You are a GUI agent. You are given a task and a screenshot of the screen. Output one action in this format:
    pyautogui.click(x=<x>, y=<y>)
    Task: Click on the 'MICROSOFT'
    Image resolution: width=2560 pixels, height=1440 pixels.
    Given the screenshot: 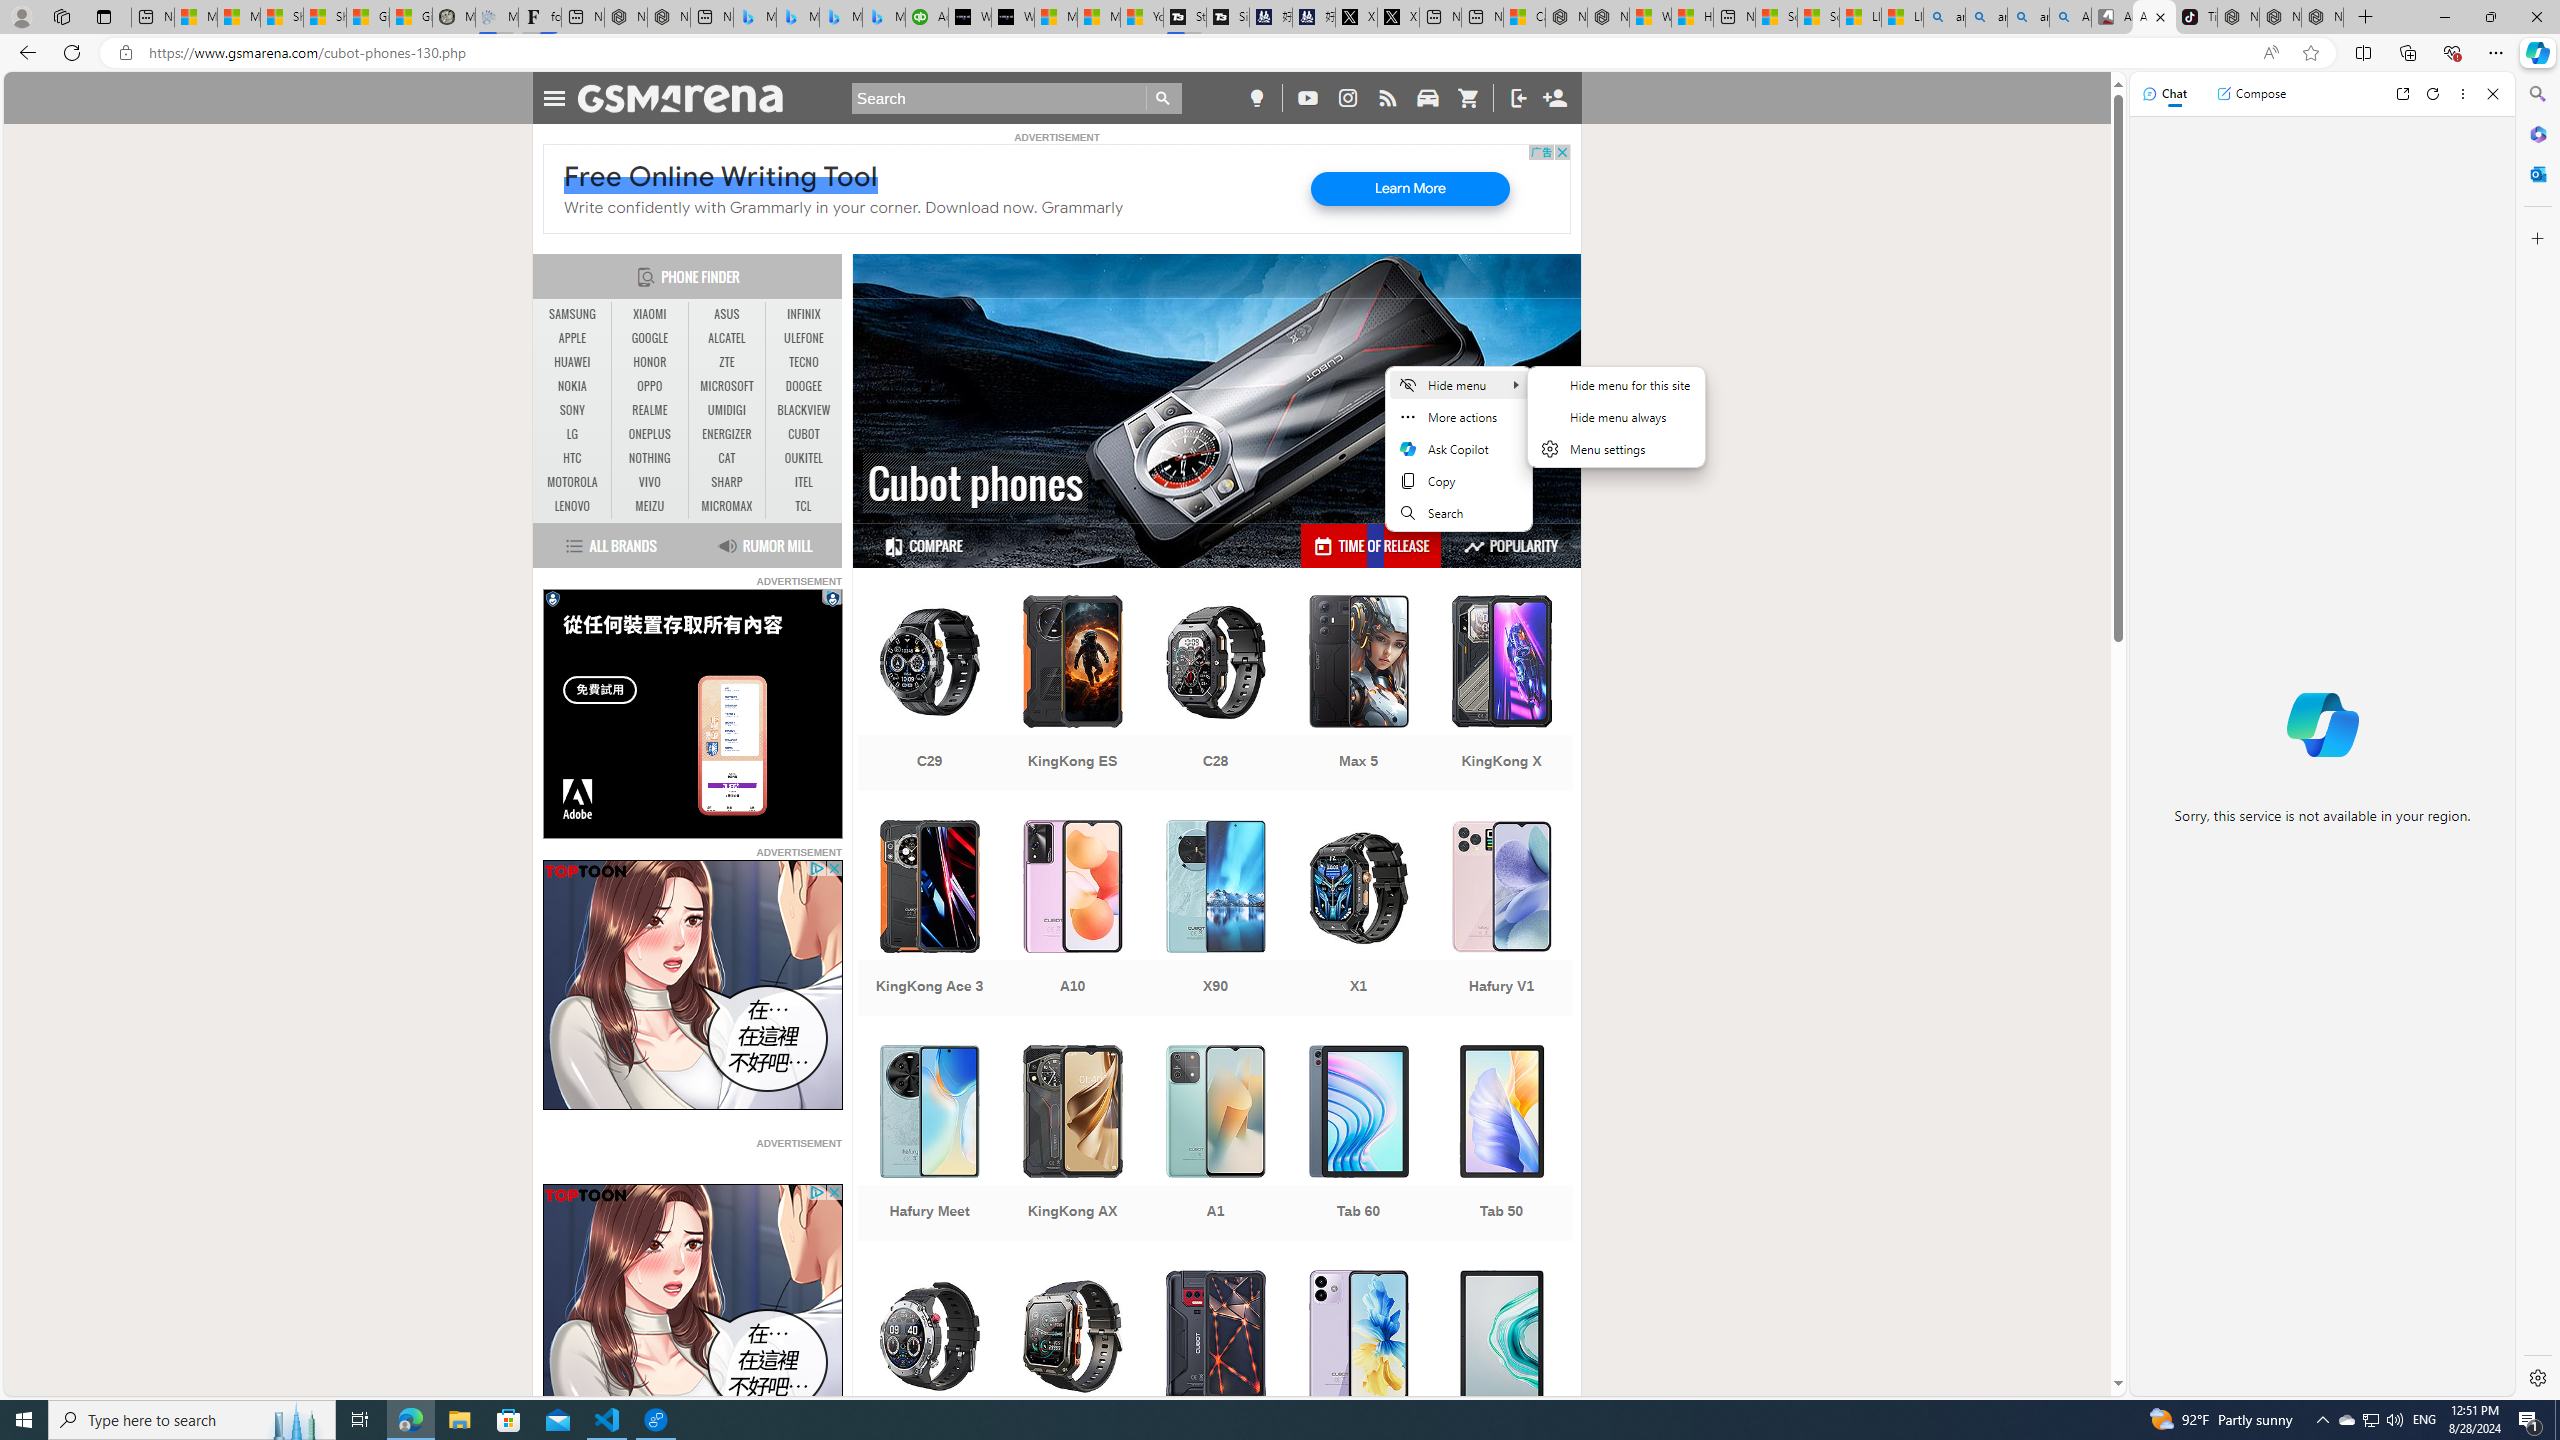 What is the action you would take?
    pyautogui.click(x=726, y=386)
    